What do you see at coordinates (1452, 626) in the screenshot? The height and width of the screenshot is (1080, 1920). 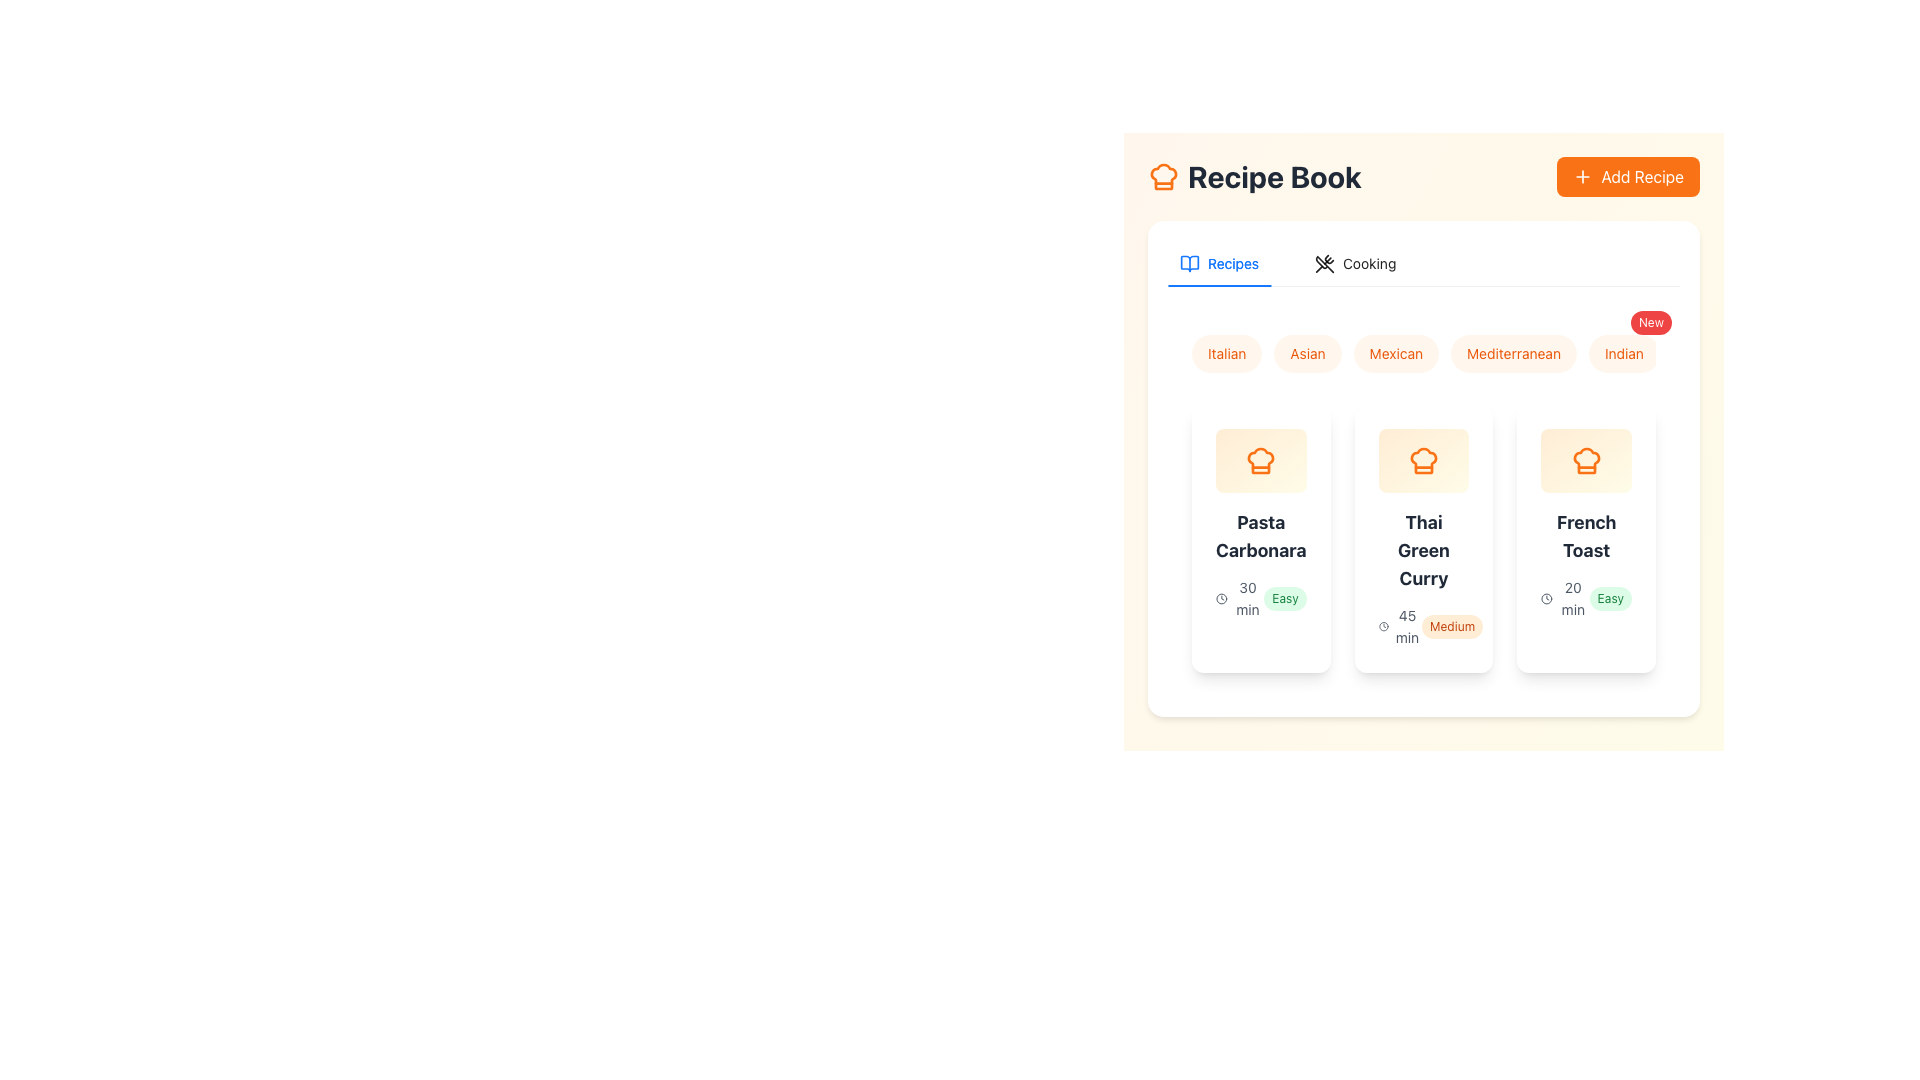 I see `'Medium' label, which is a pill-shaped badge with bold orange font located within the 'Thai Green Curry' card` at bounding box center [1452, 626].